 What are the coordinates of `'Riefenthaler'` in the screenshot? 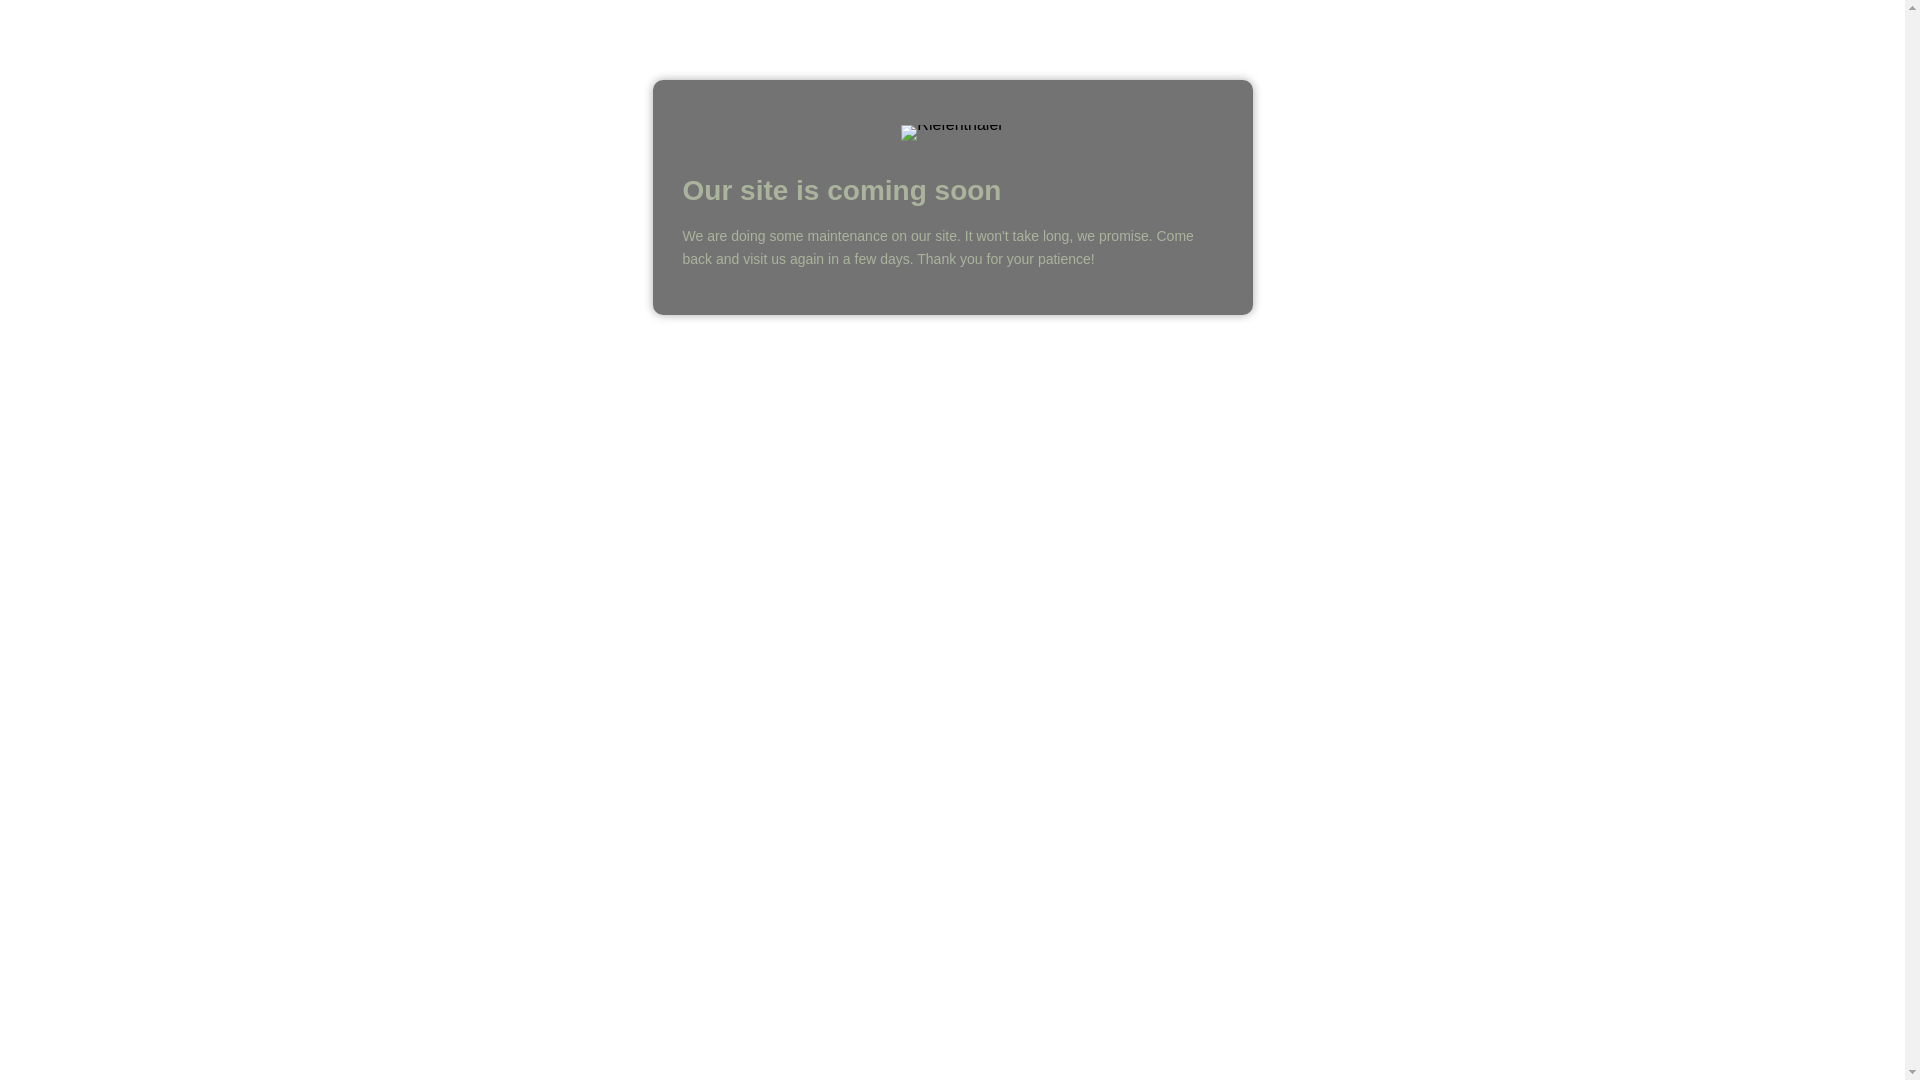 It's located at (950, 132).